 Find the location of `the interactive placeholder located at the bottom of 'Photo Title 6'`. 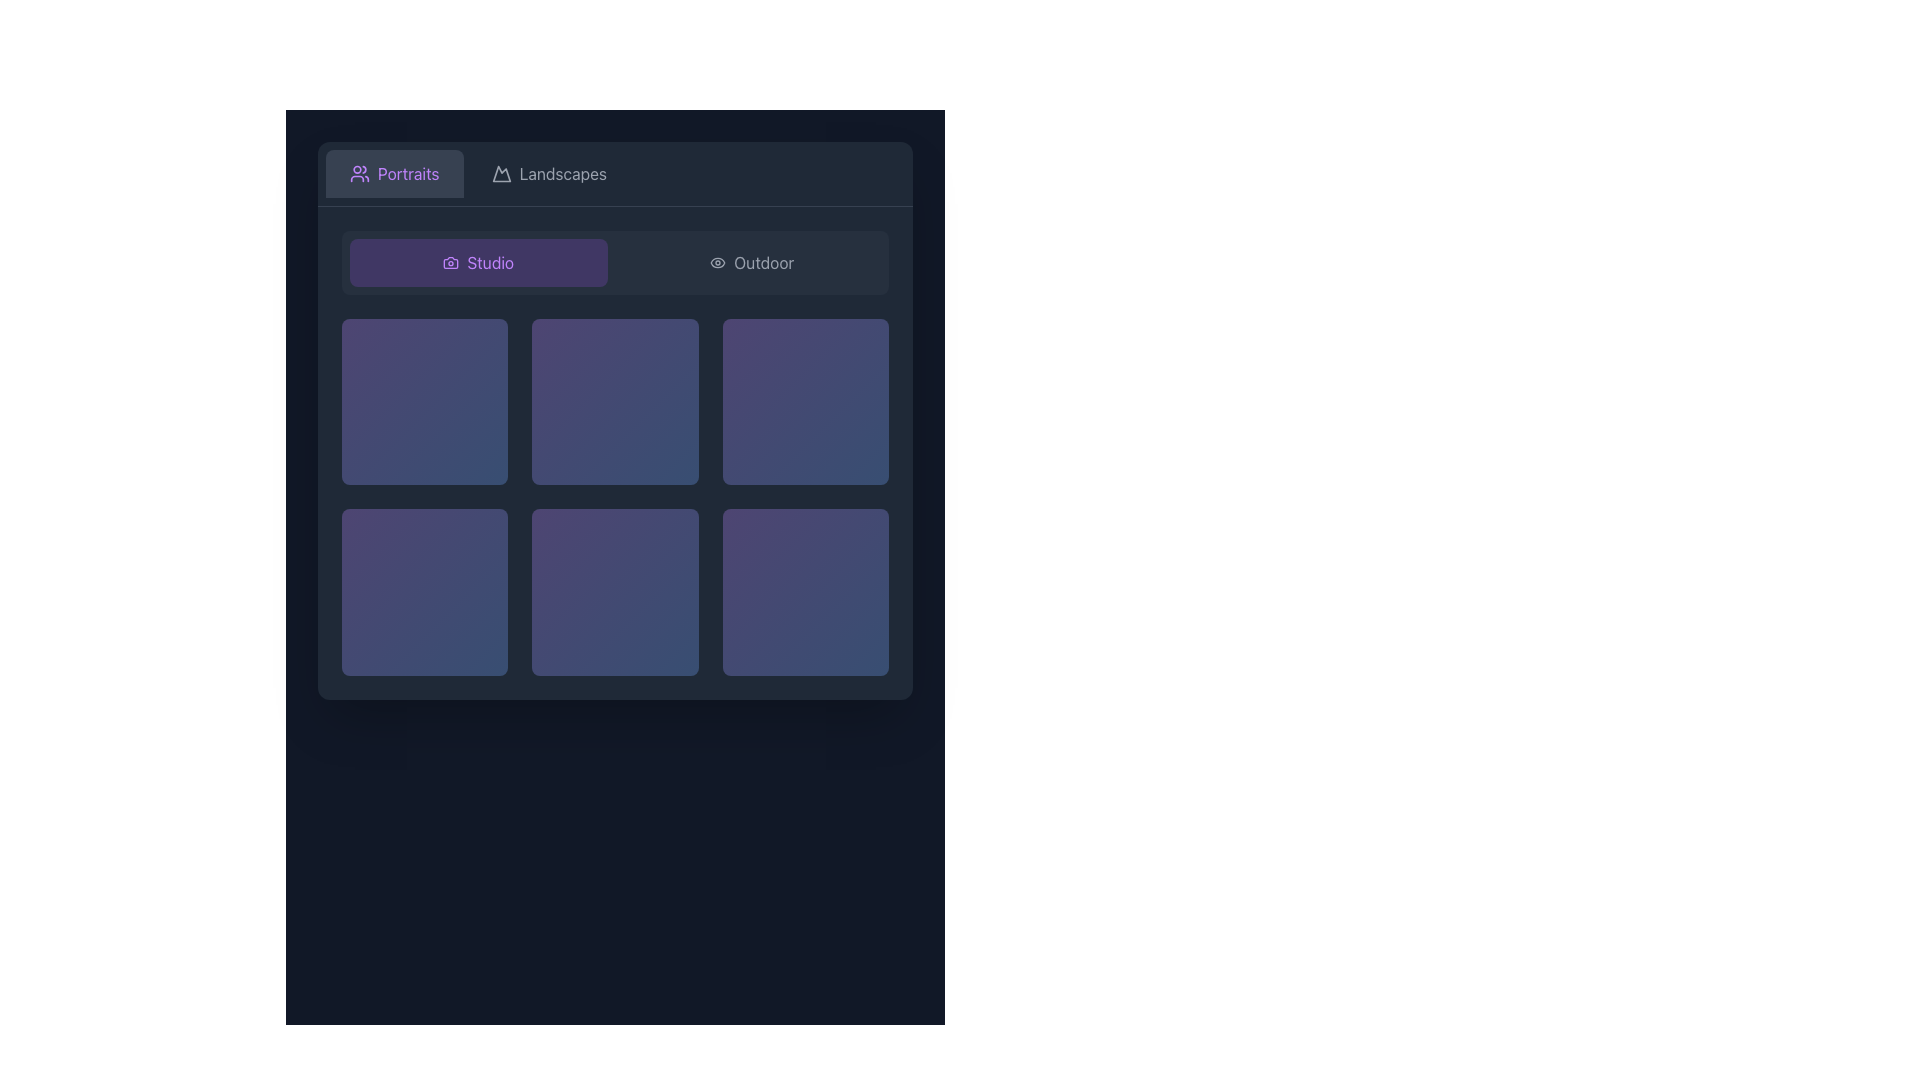

the interactive placeholder located at the bottom of 'Photo Title 6' is located at coordinates (805, 649).